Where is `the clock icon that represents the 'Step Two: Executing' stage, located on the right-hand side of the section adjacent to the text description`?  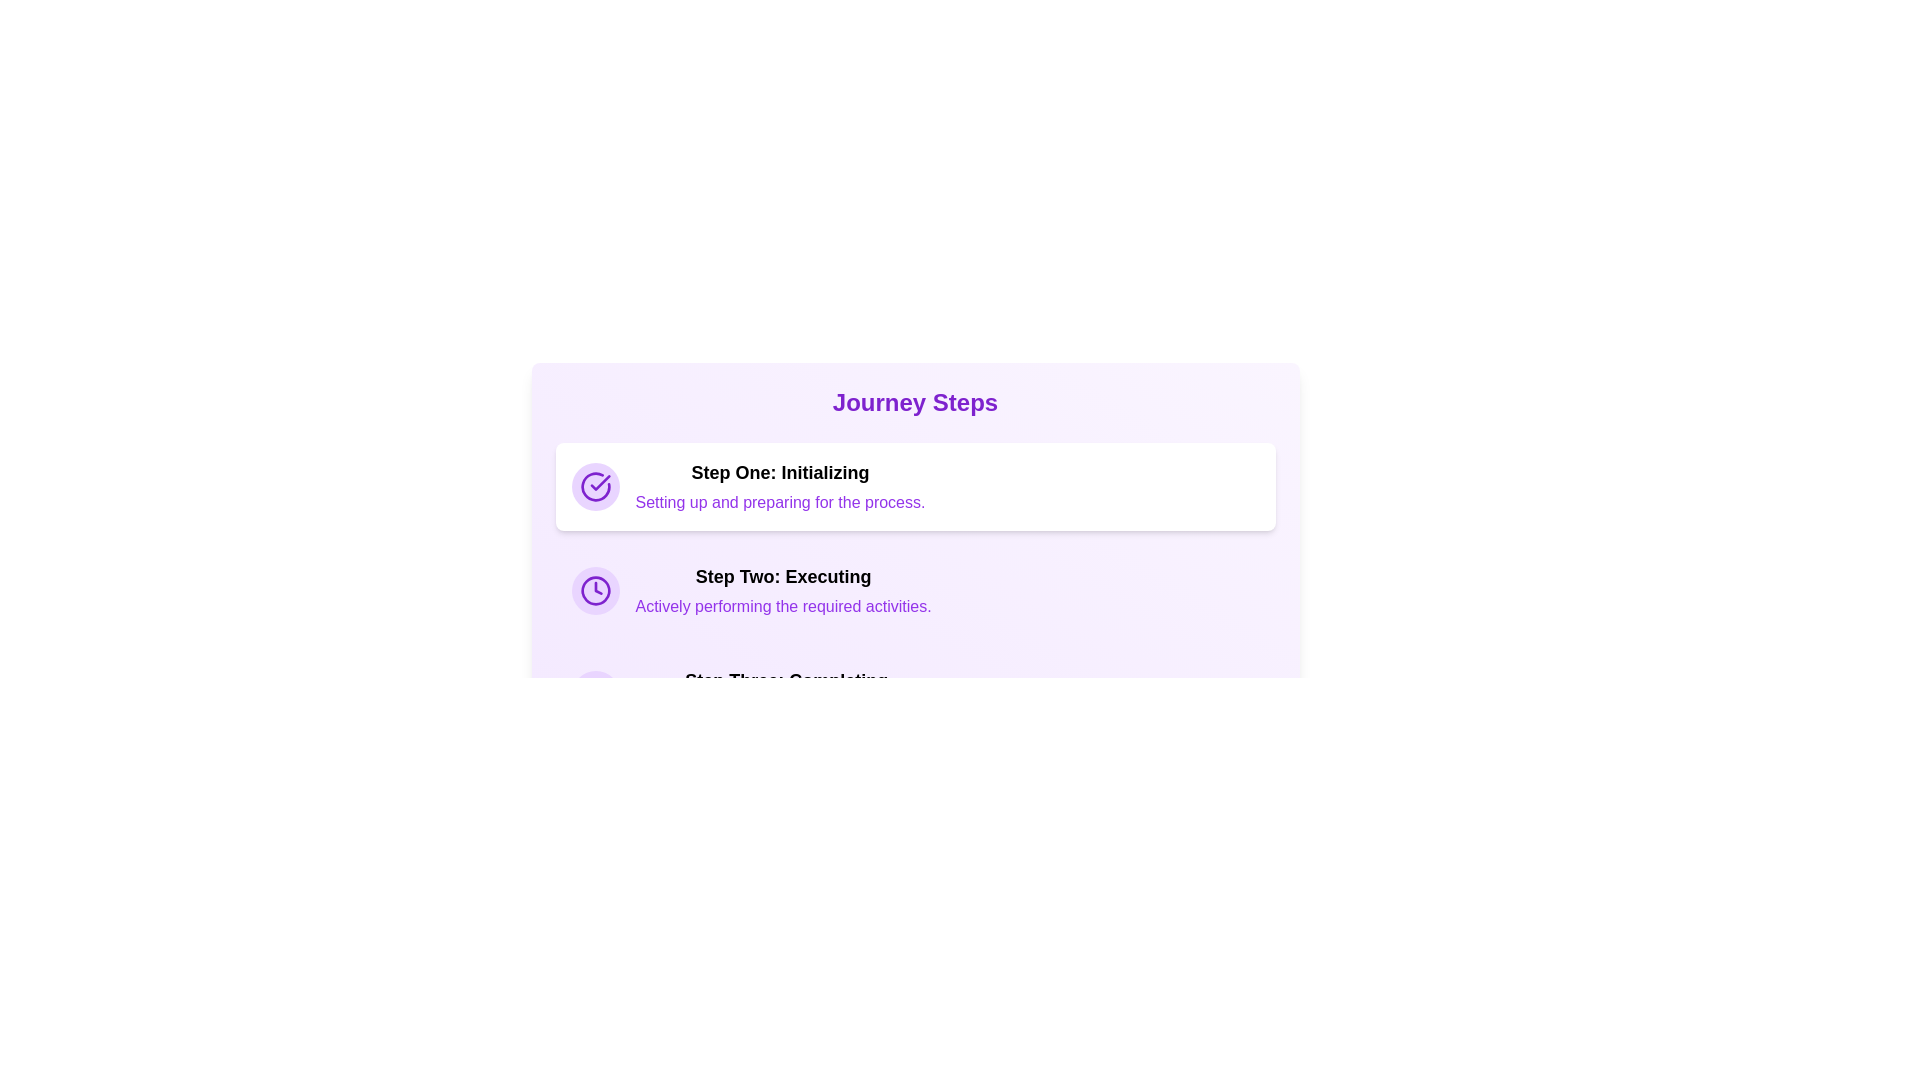
the clock icon that represents the 'Step Two: Executing' stage, located on the right-hand side of the section adjacent to the text description is located at coordinates (594, 589).